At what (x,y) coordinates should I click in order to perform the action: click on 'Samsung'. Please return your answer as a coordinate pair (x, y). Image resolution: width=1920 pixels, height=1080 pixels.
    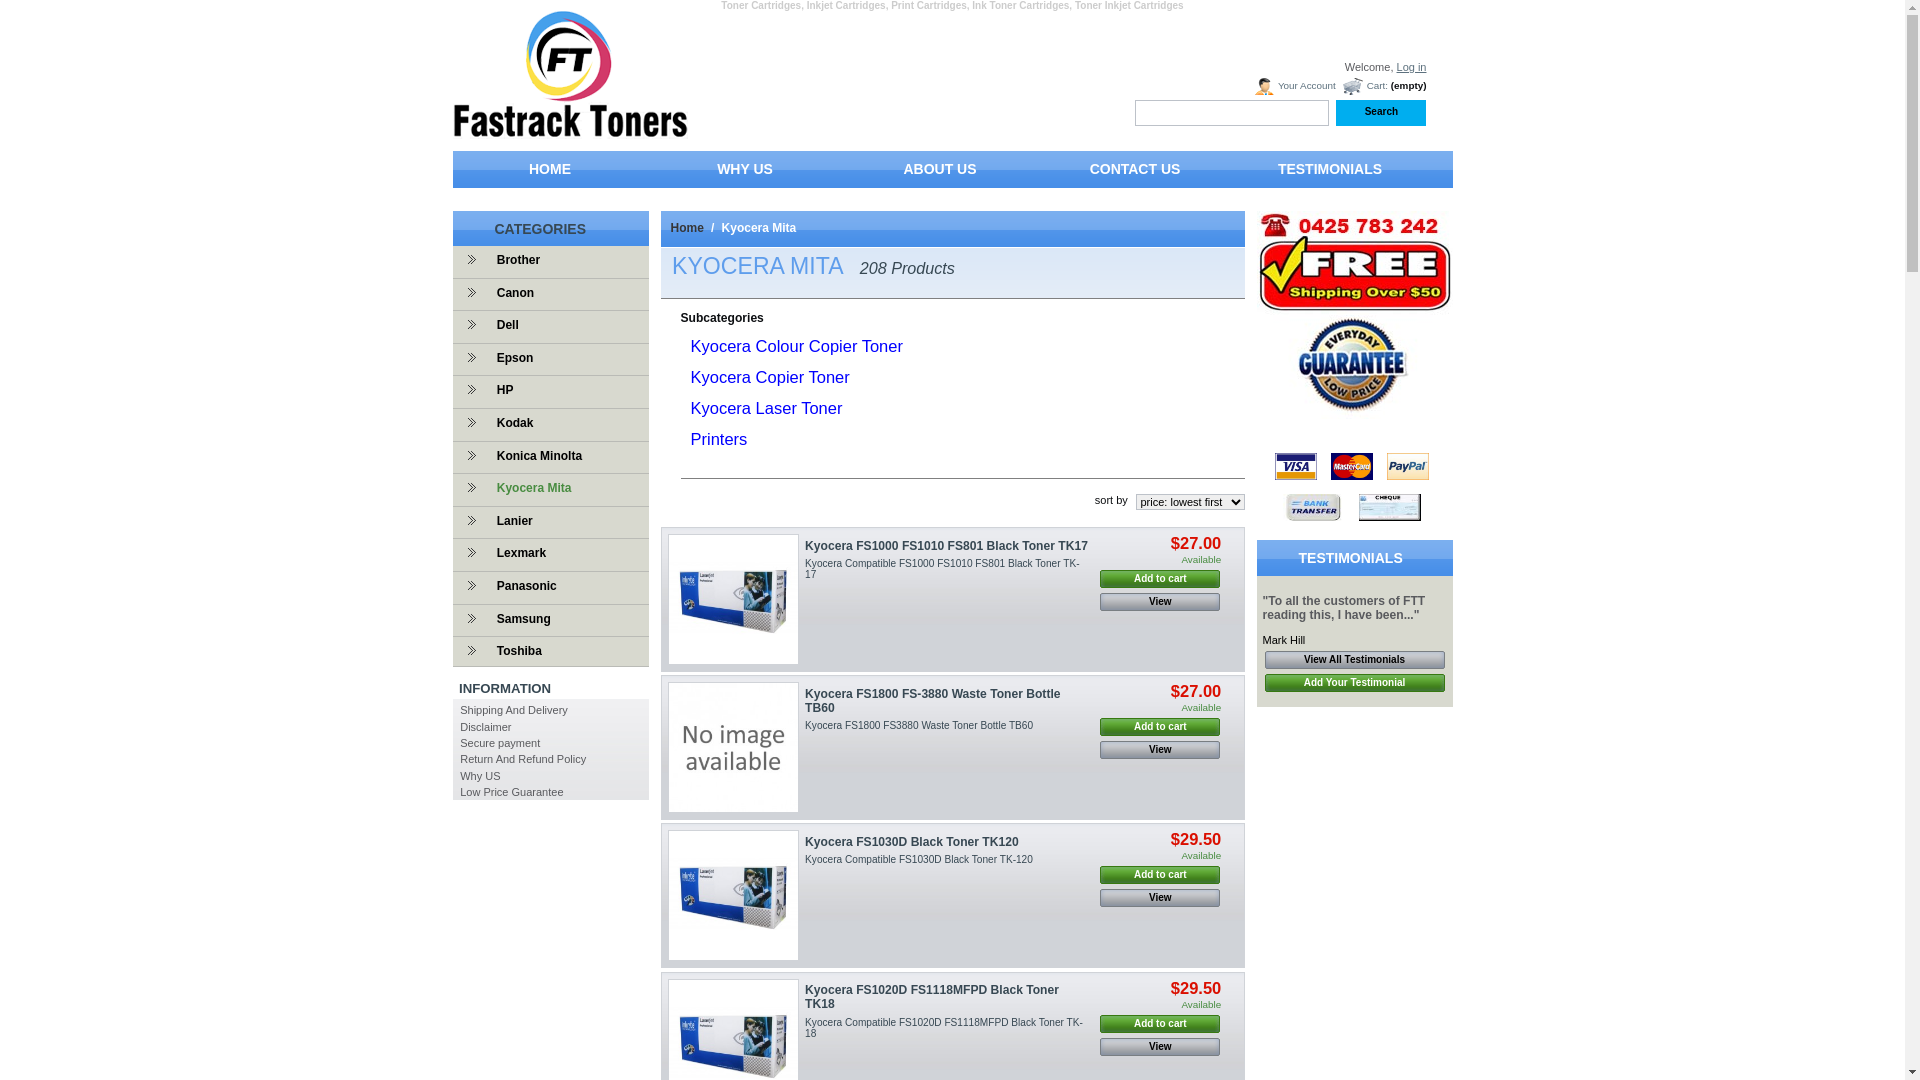
    Looking at the image, I should click on (518, 617).